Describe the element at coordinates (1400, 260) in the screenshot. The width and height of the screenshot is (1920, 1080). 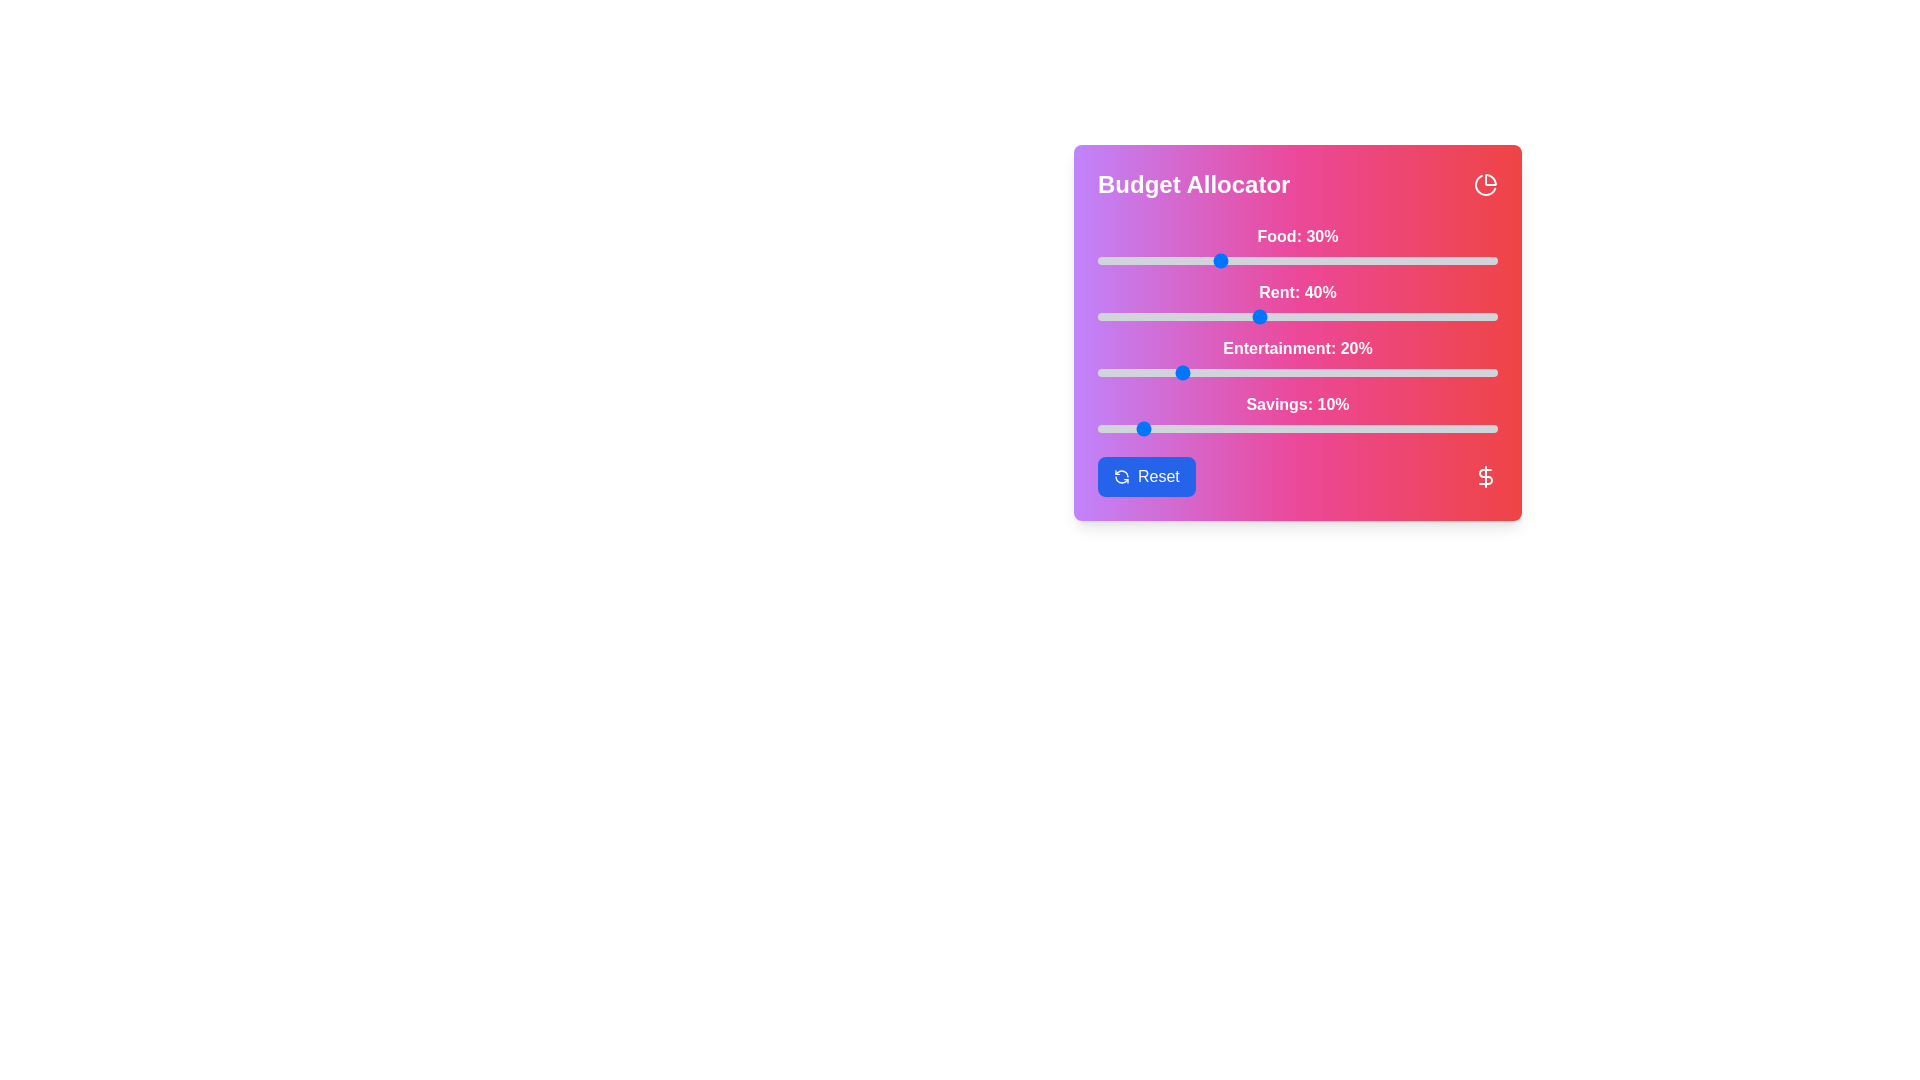
I see `'Food' slider` at that location.